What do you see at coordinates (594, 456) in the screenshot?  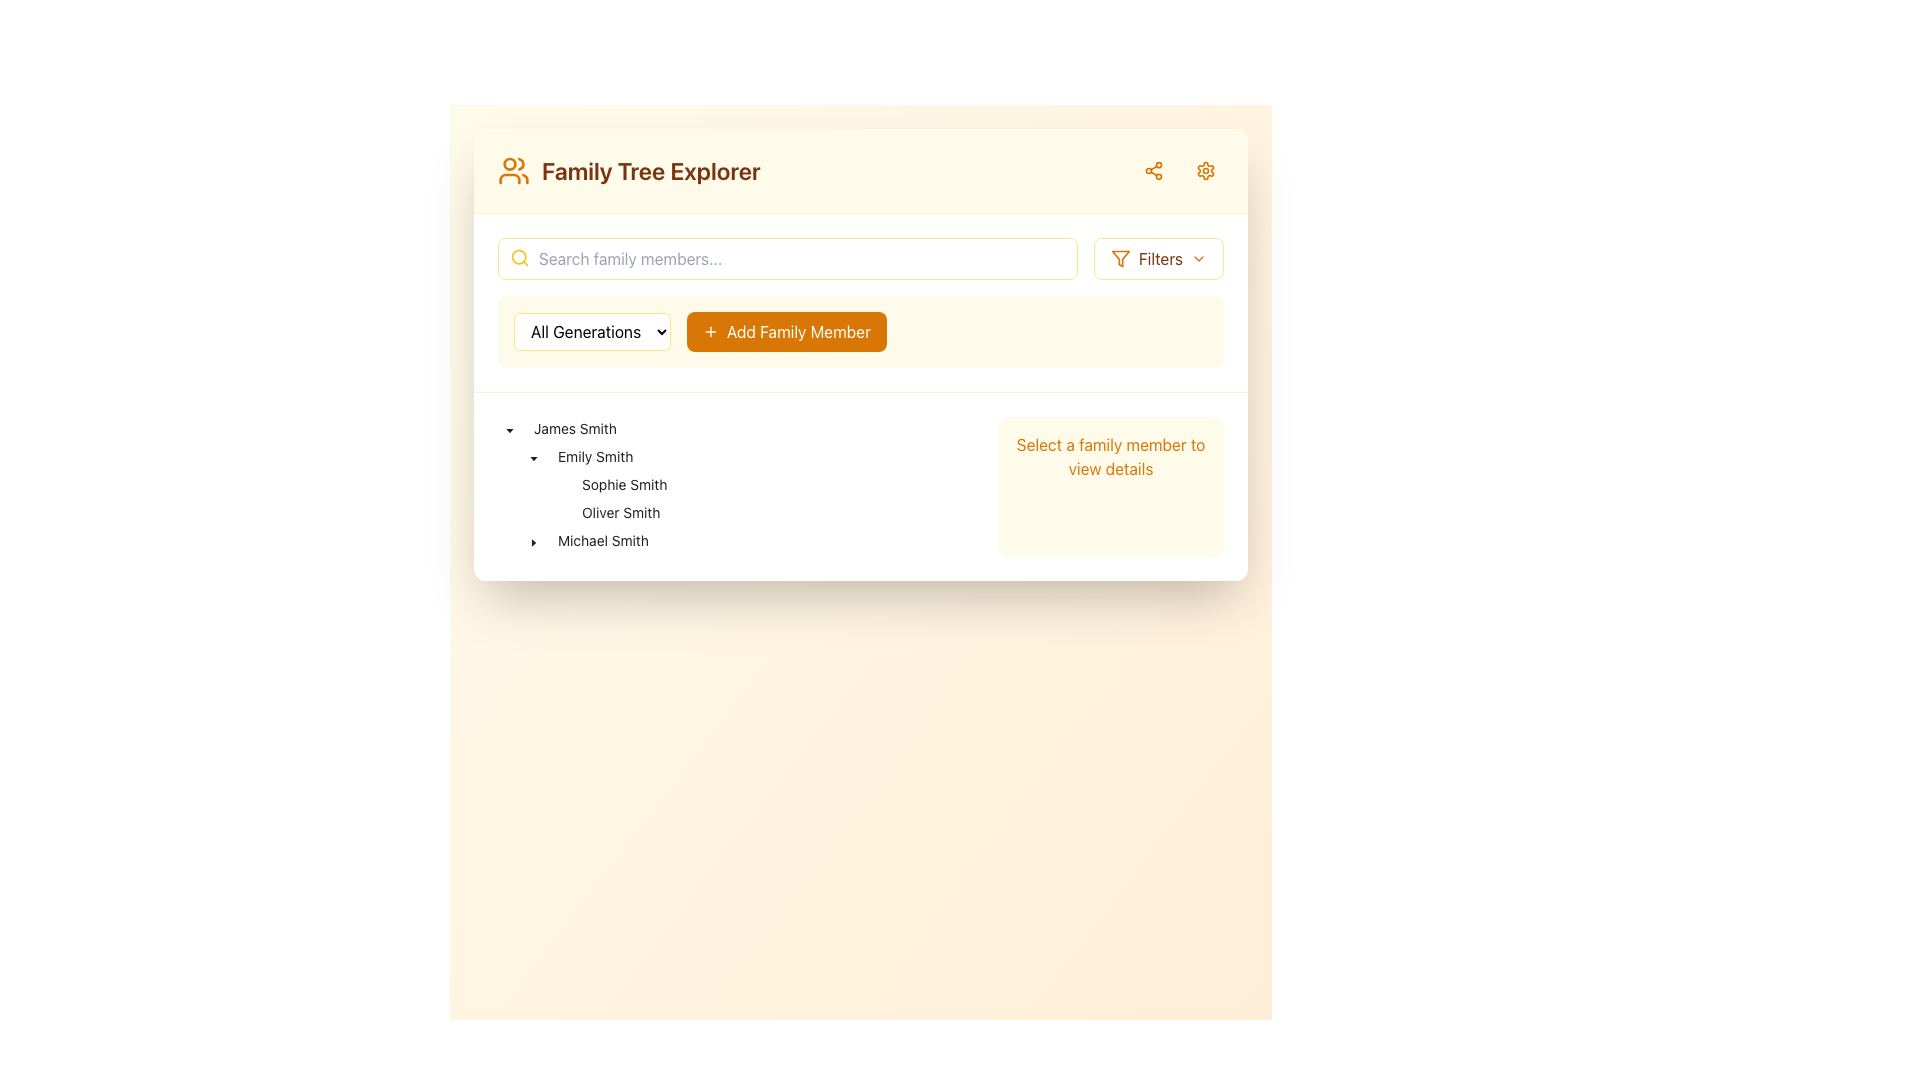 I see `the text label 'Emily Smith' located within the expanded node 'James Smith' in the family members list` at bounding box center [594, 456].